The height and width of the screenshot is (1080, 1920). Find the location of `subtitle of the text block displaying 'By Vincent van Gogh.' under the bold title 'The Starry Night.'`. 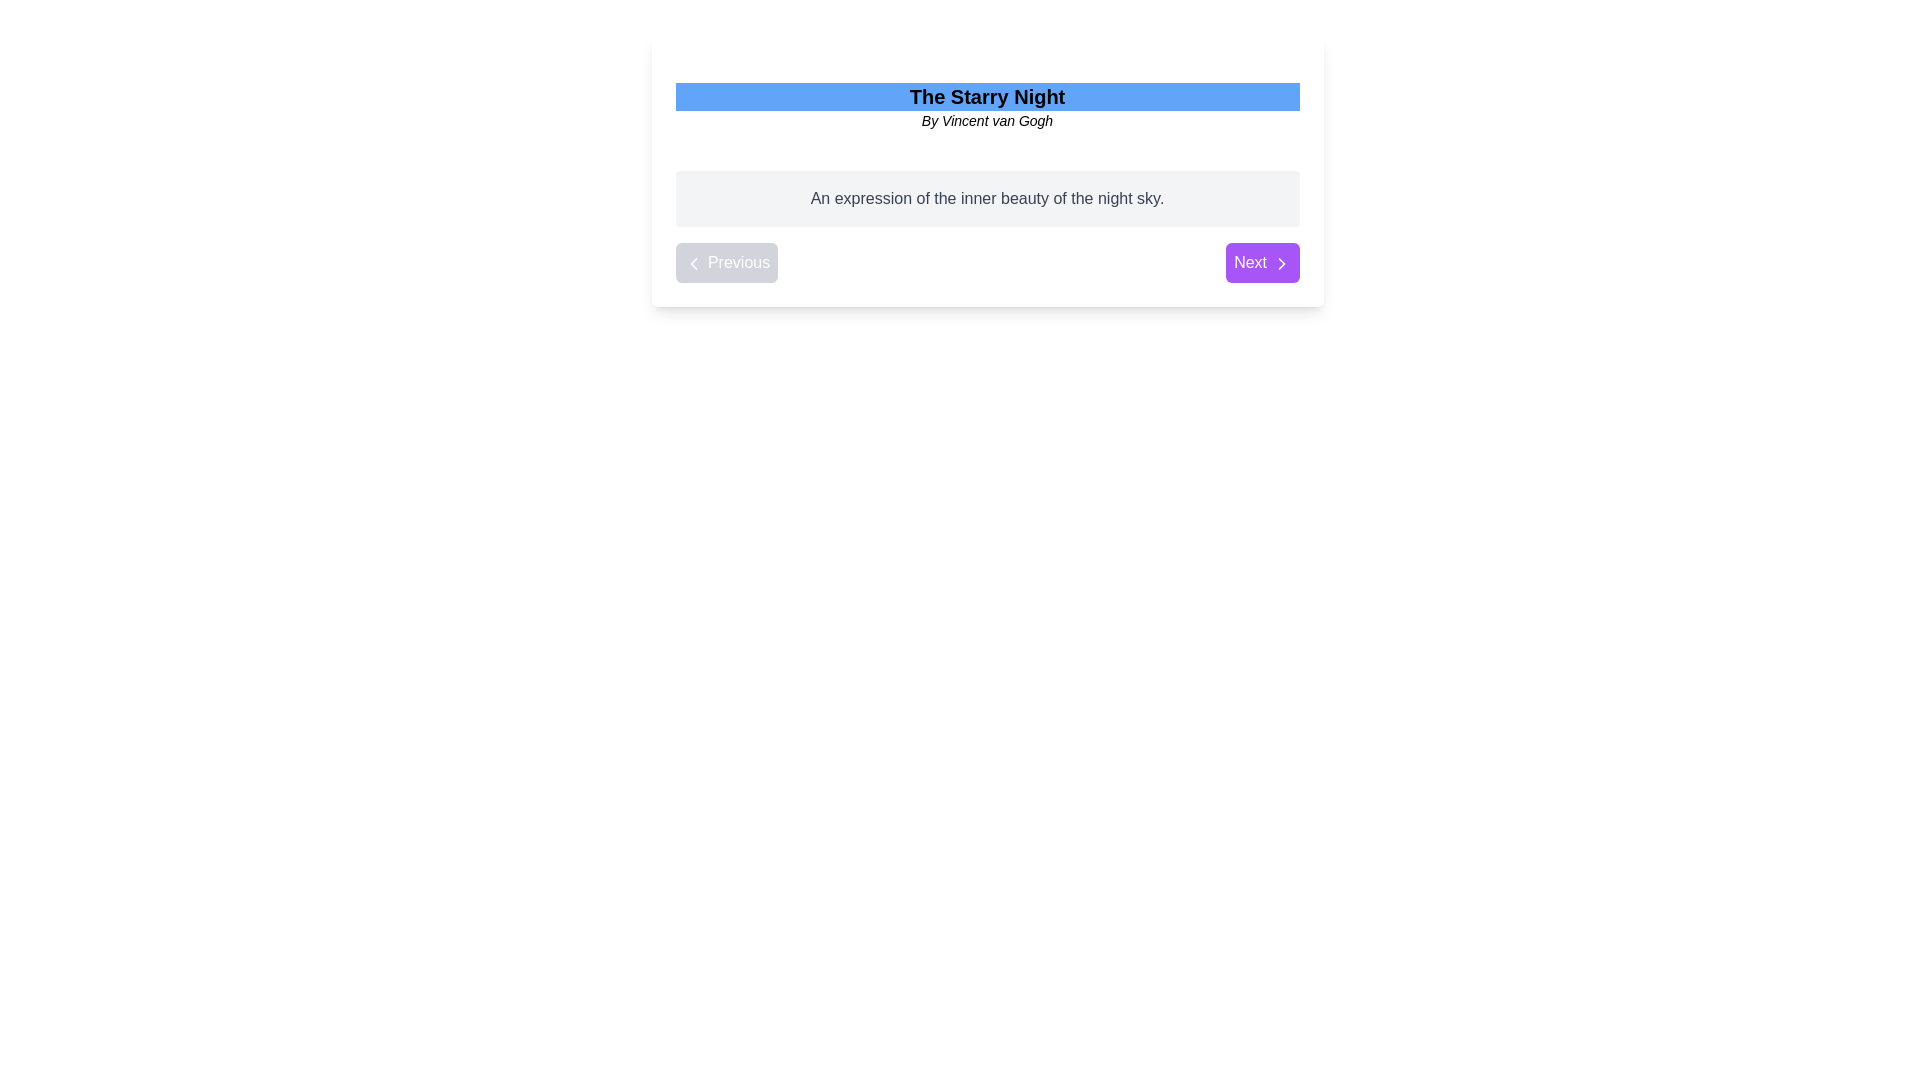

subtitle of the text block displaying 'By Vincent van Gogh.' under the bold title 'The Starry Night.' is located at coordinates (987, 107).